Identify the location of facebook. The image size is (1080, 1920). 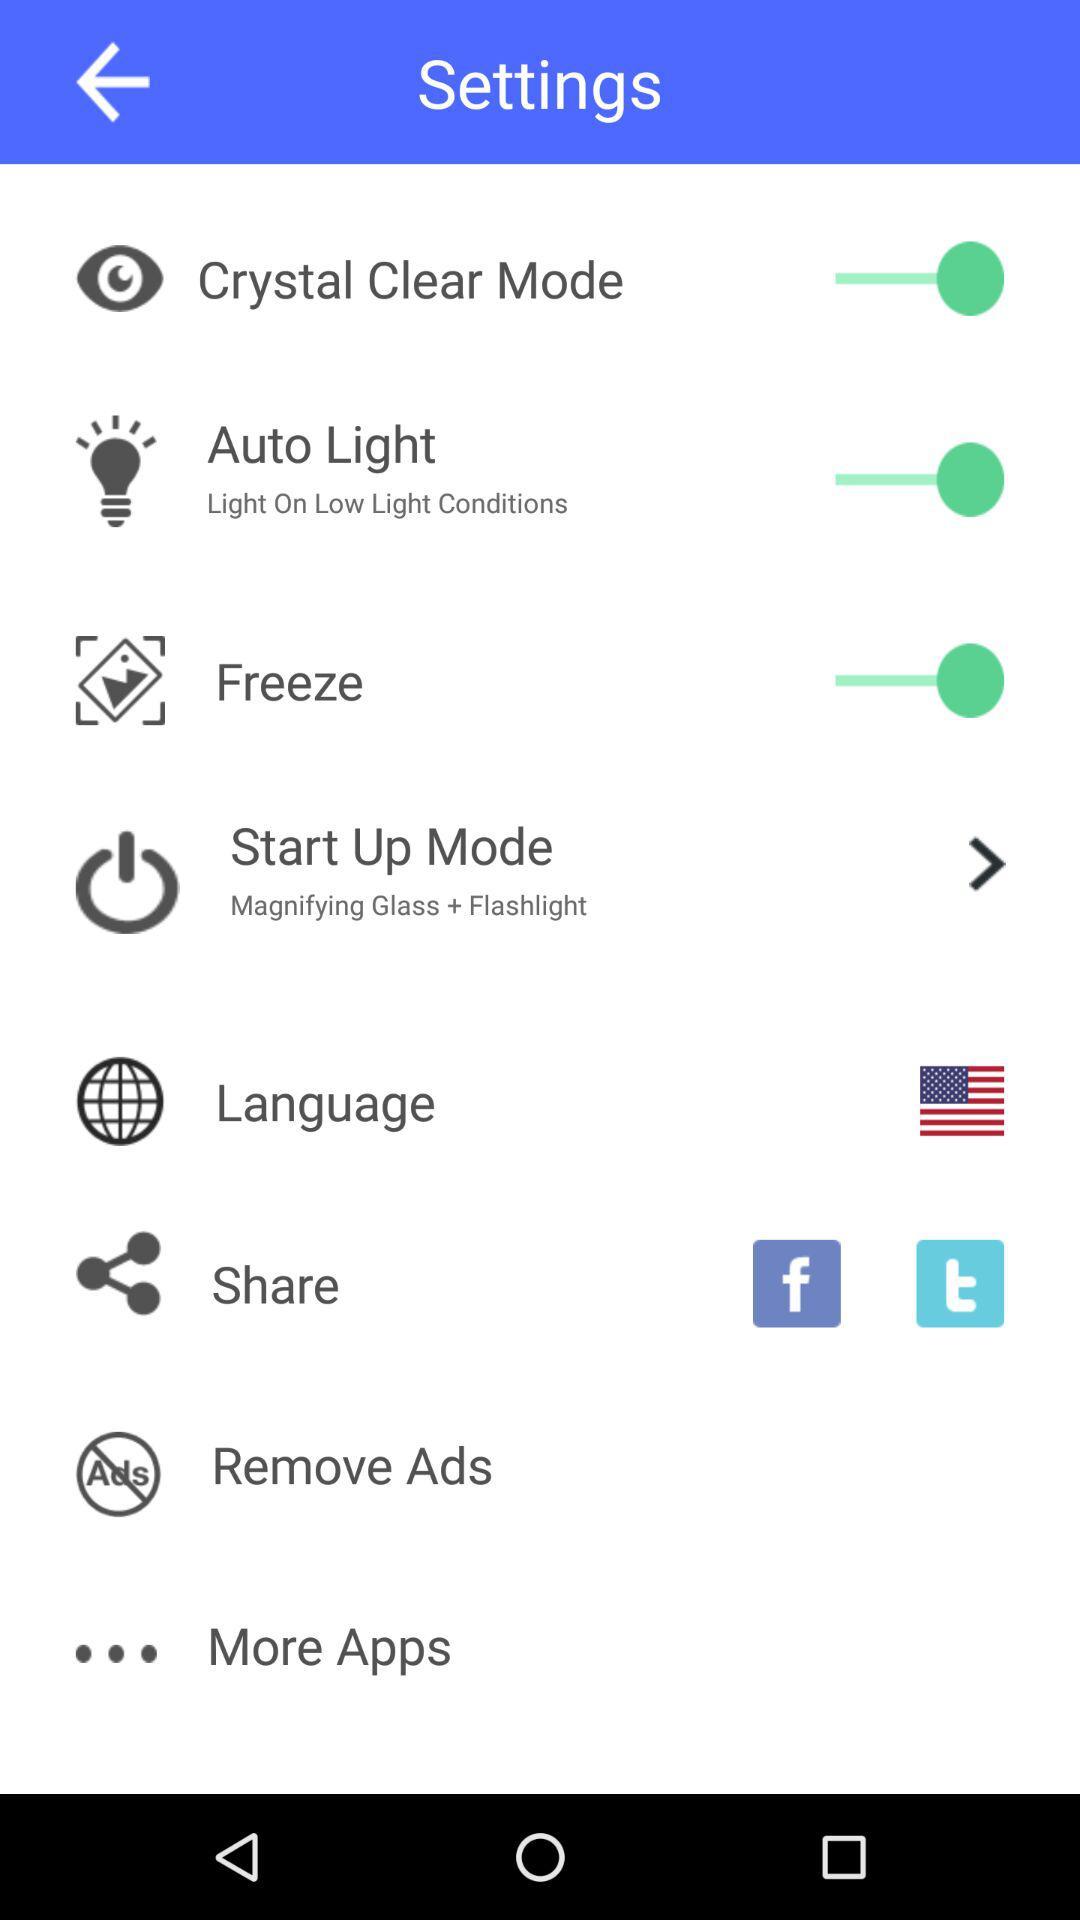
(795, 1283).